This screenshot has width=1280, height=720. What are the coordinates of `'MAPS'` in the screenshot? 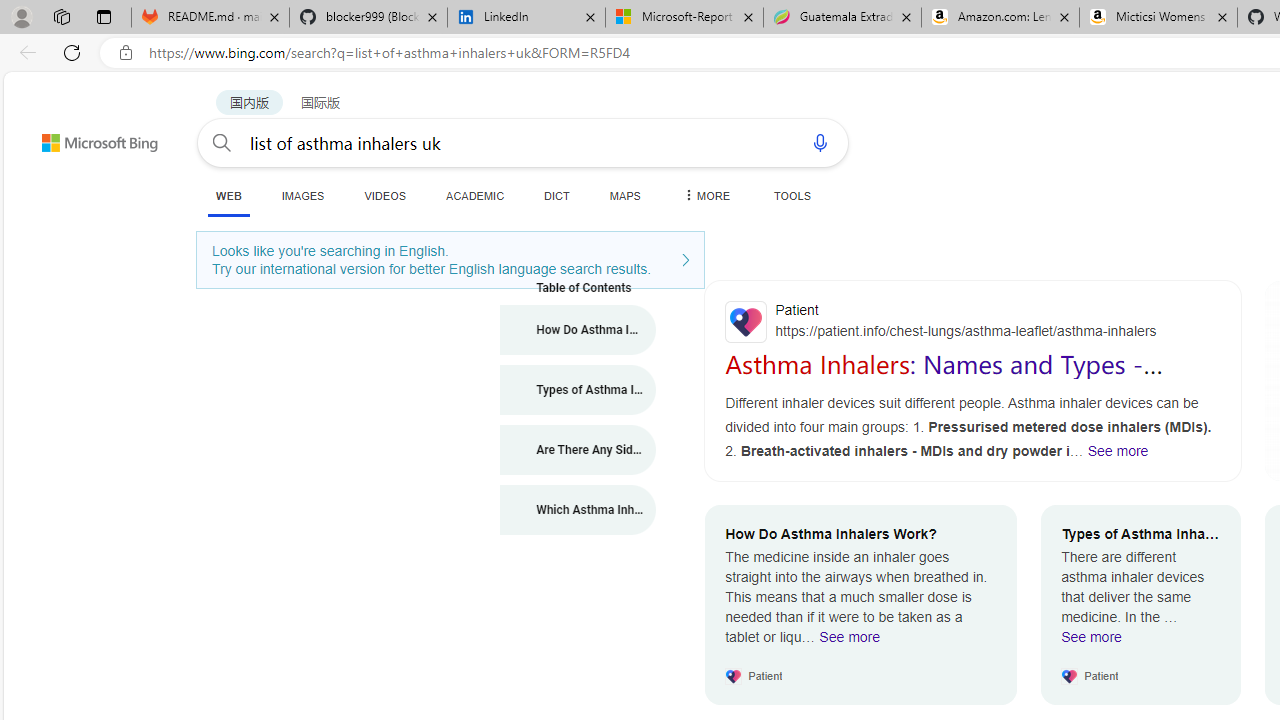 It's located at (624, 195).